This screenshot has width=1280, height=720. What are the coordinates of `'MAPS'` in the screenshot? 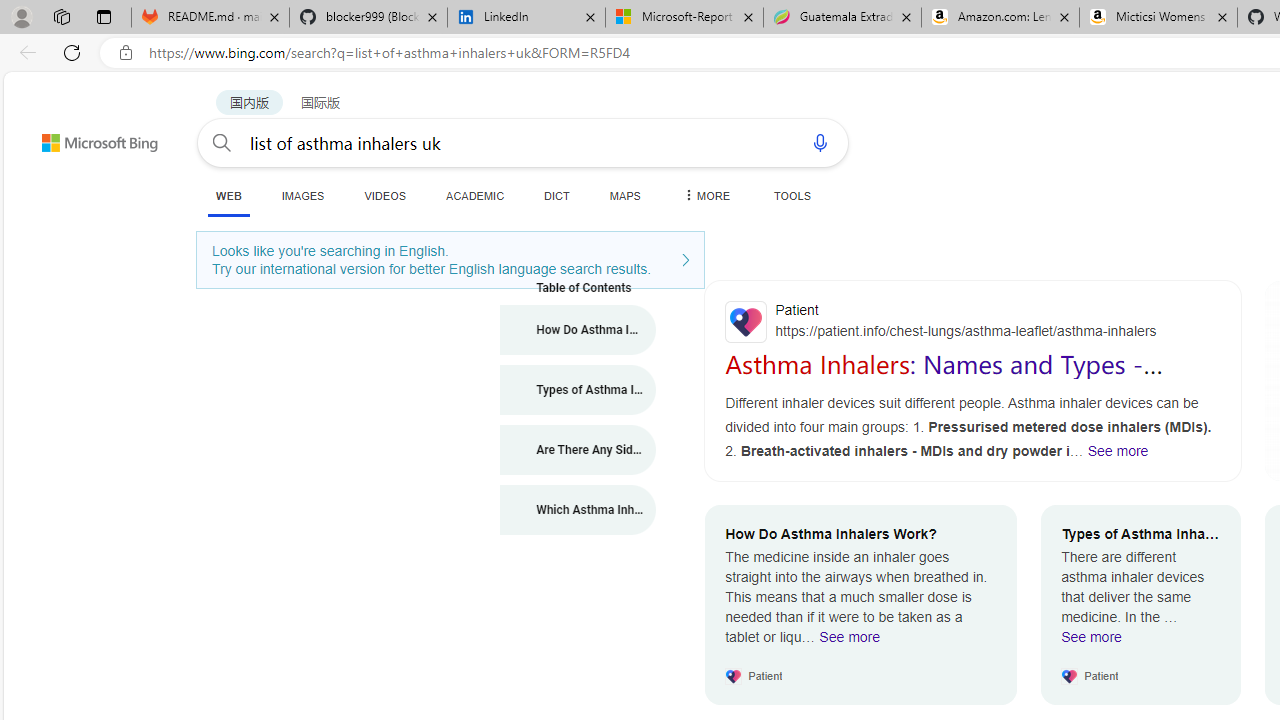 It's located at (624, 195).